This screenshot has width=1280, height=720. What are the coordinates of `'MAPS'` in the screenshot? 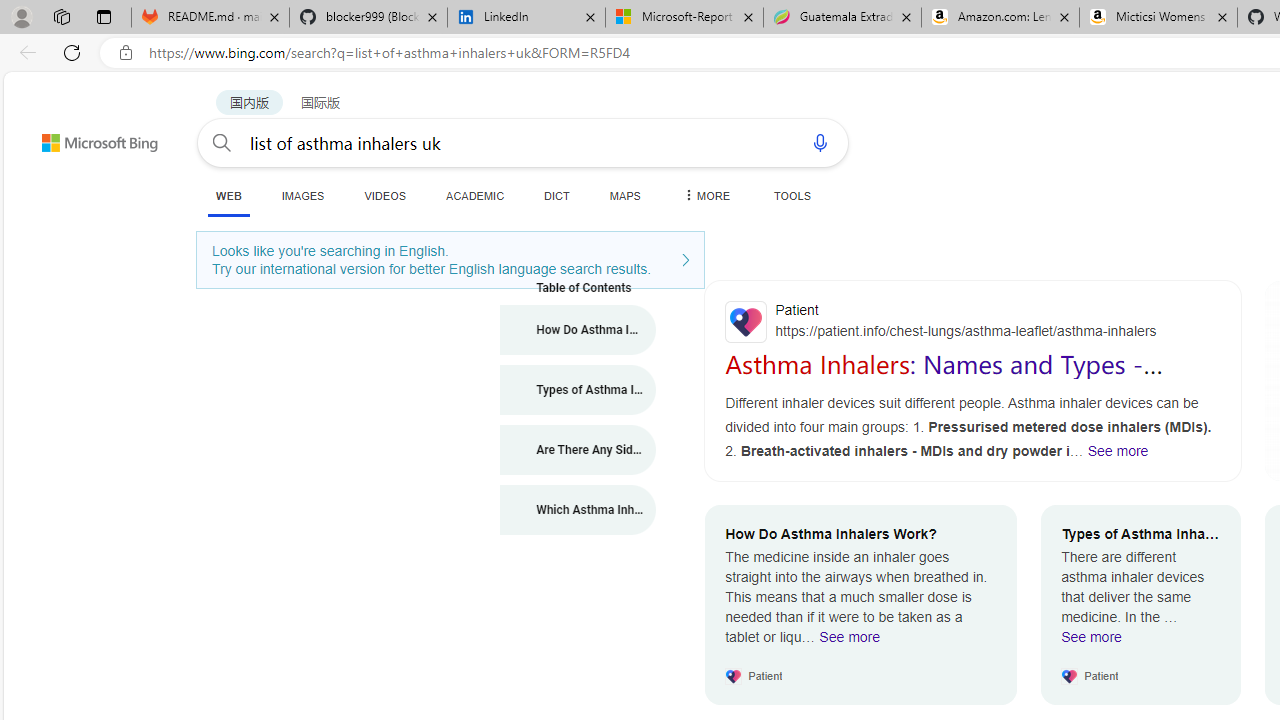 It's located at (624, 195).